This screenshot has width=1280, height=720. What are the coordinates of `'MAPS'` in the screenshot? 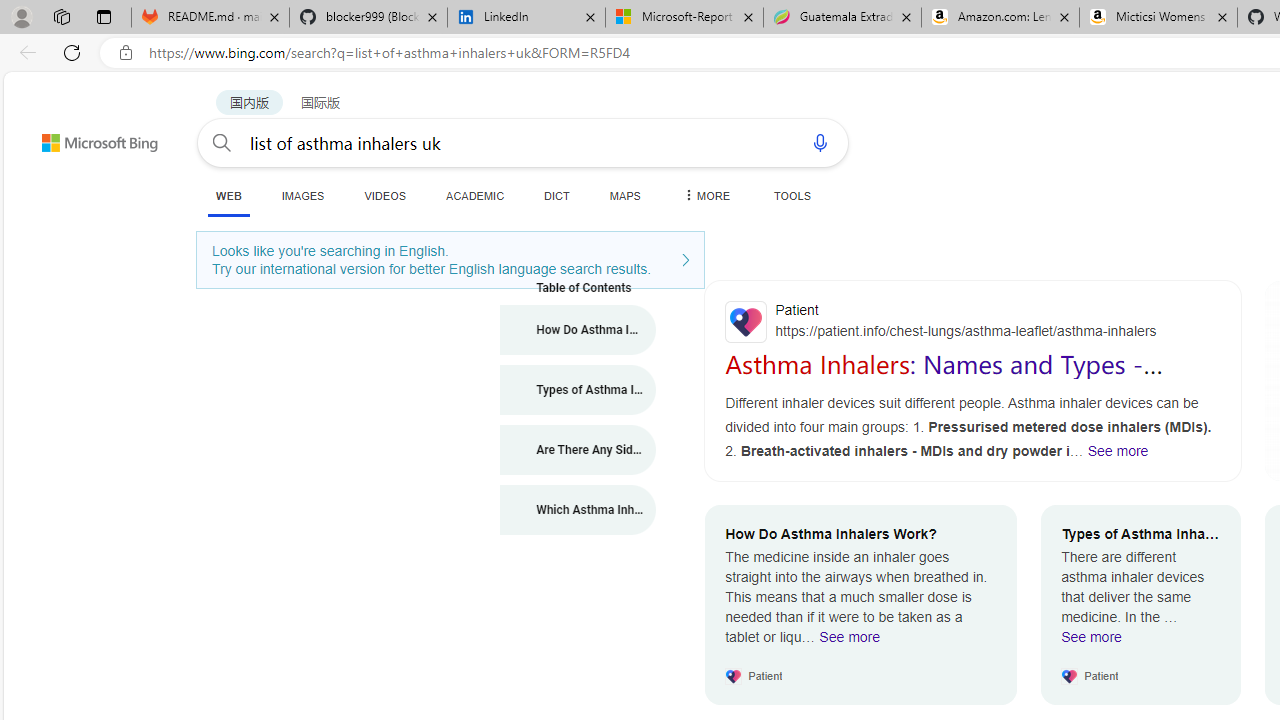 It's located at (624, 195).